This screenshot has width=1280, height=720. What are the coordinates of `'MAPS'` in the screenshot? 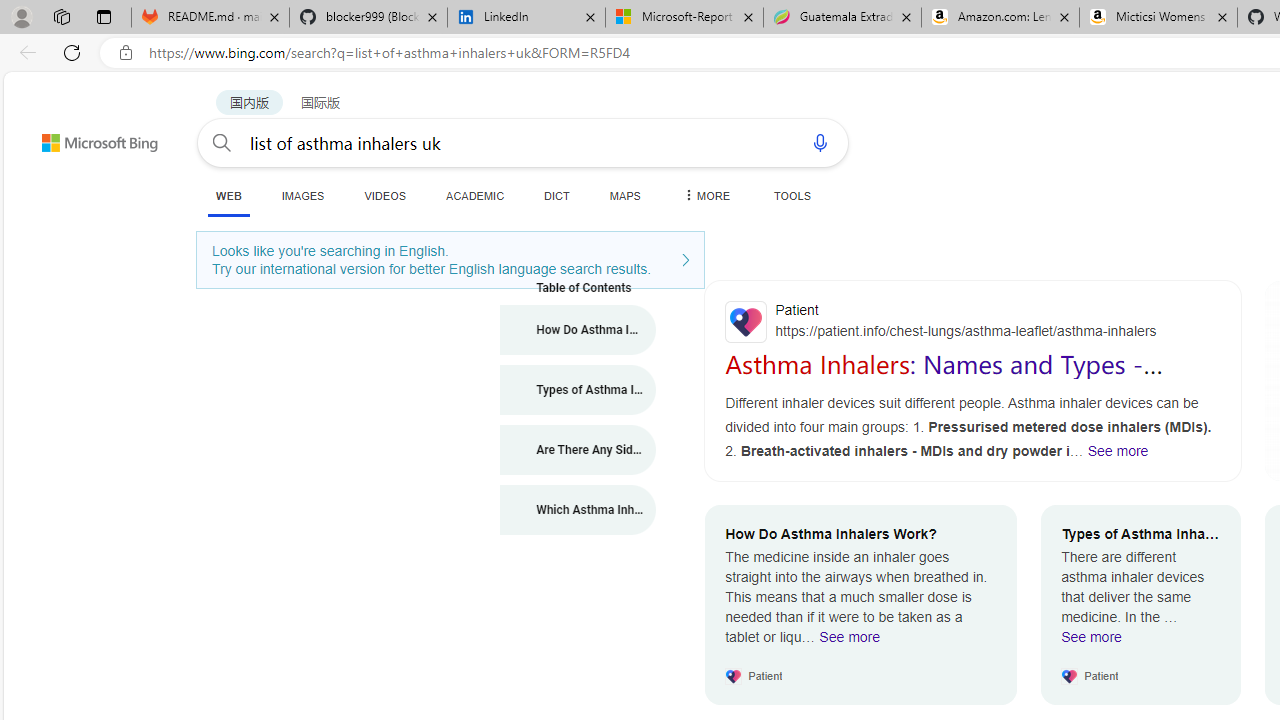 It's located at (624, 195).